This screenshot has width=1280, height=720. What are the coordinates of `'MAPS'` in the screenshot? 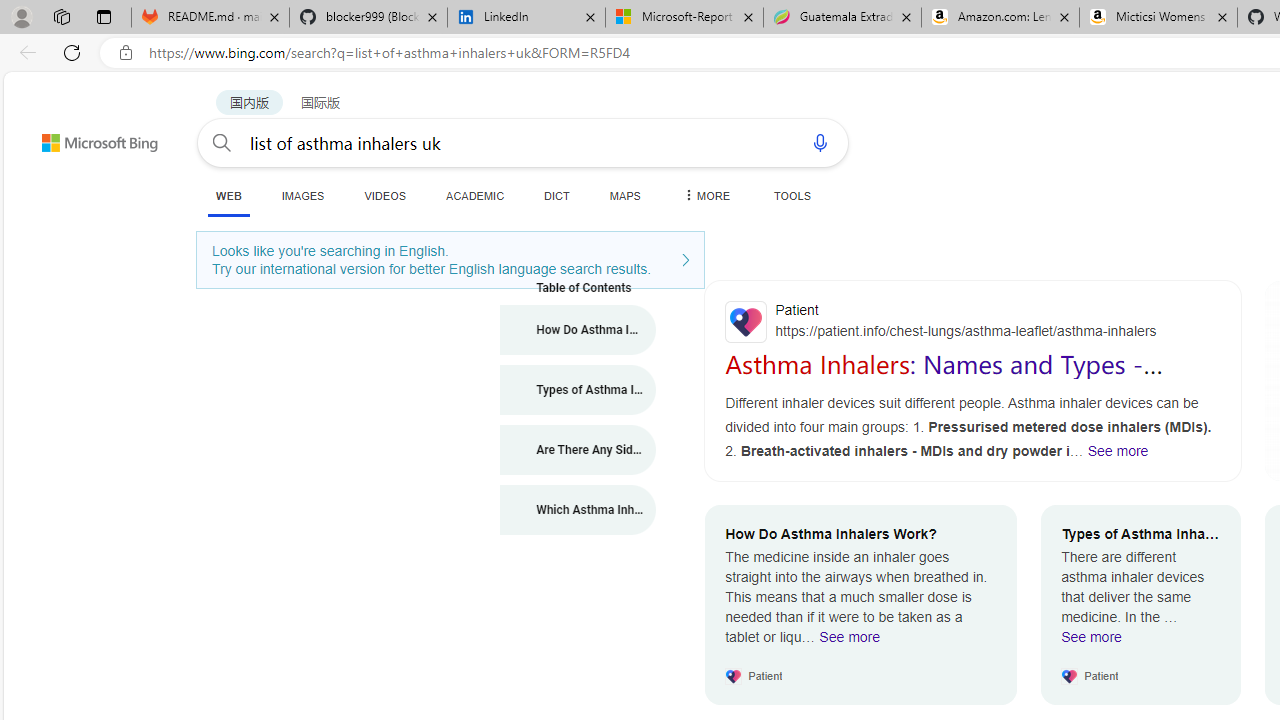 It's located at (624, 195).